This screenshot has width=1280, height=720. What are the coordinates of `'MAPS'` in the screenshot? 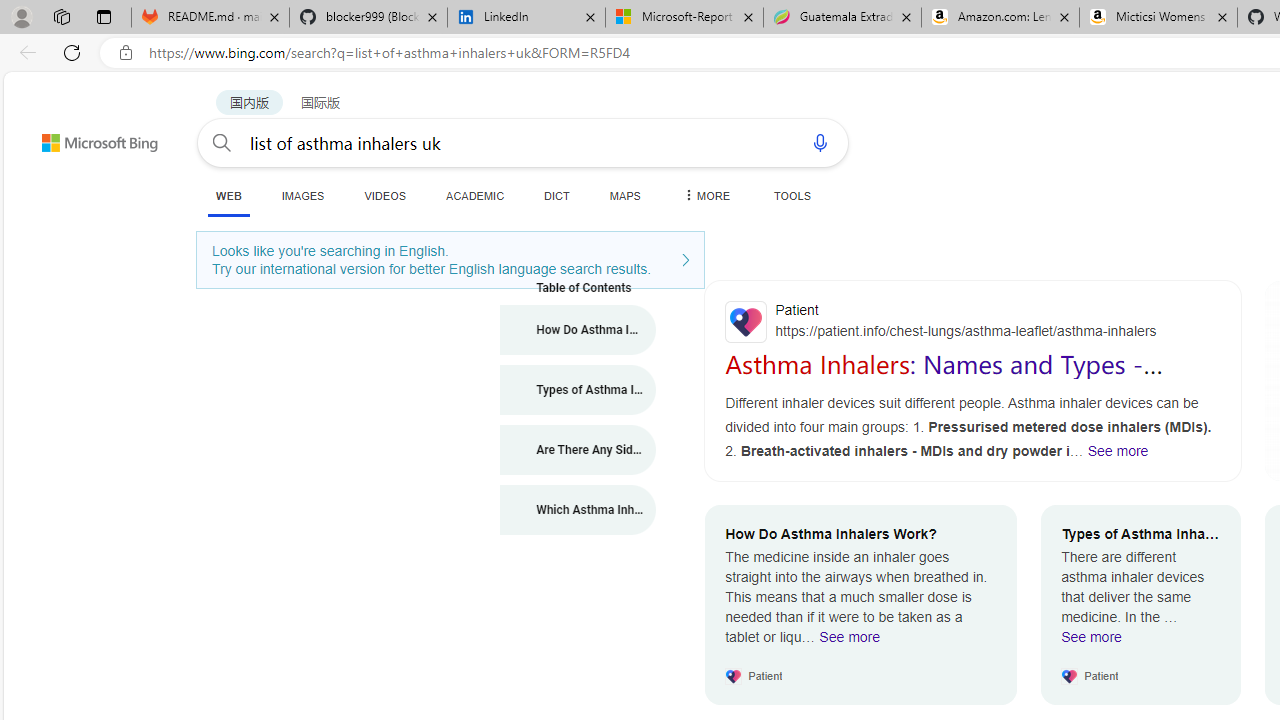 It's located at (624, 195).